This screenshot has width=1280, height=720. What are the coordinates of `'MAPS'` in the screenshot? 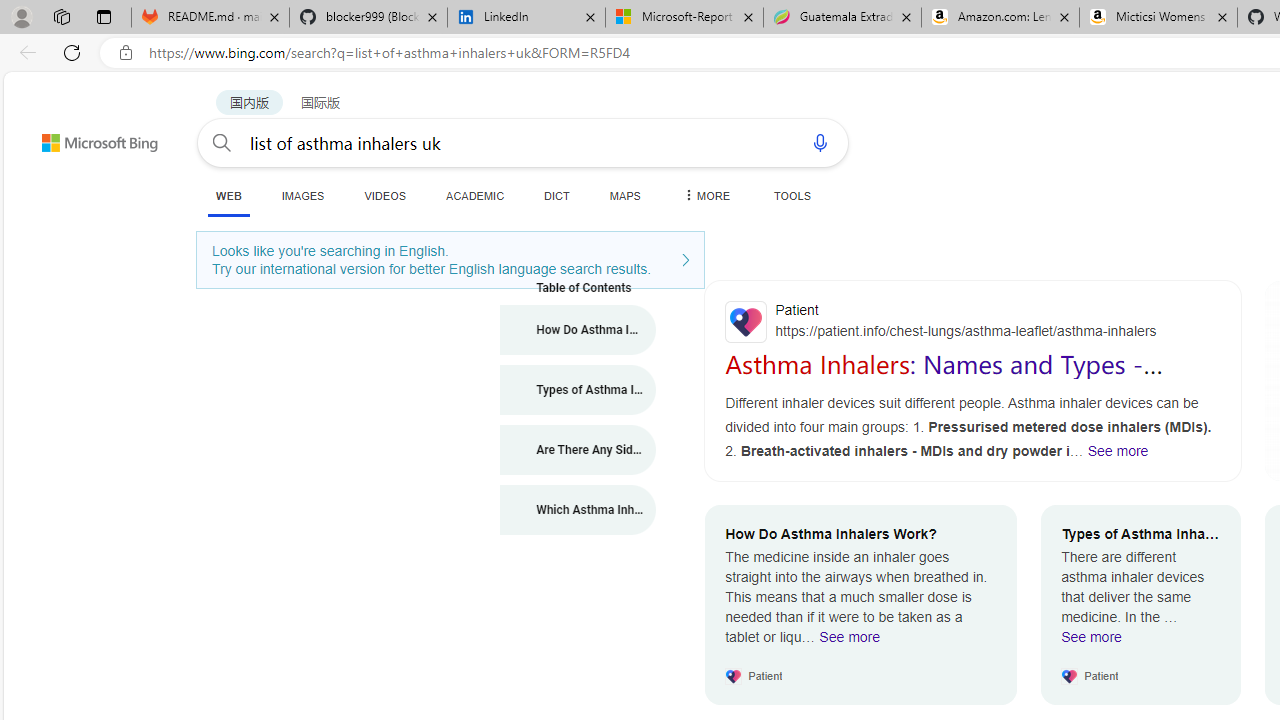 It's located at (624, 195).